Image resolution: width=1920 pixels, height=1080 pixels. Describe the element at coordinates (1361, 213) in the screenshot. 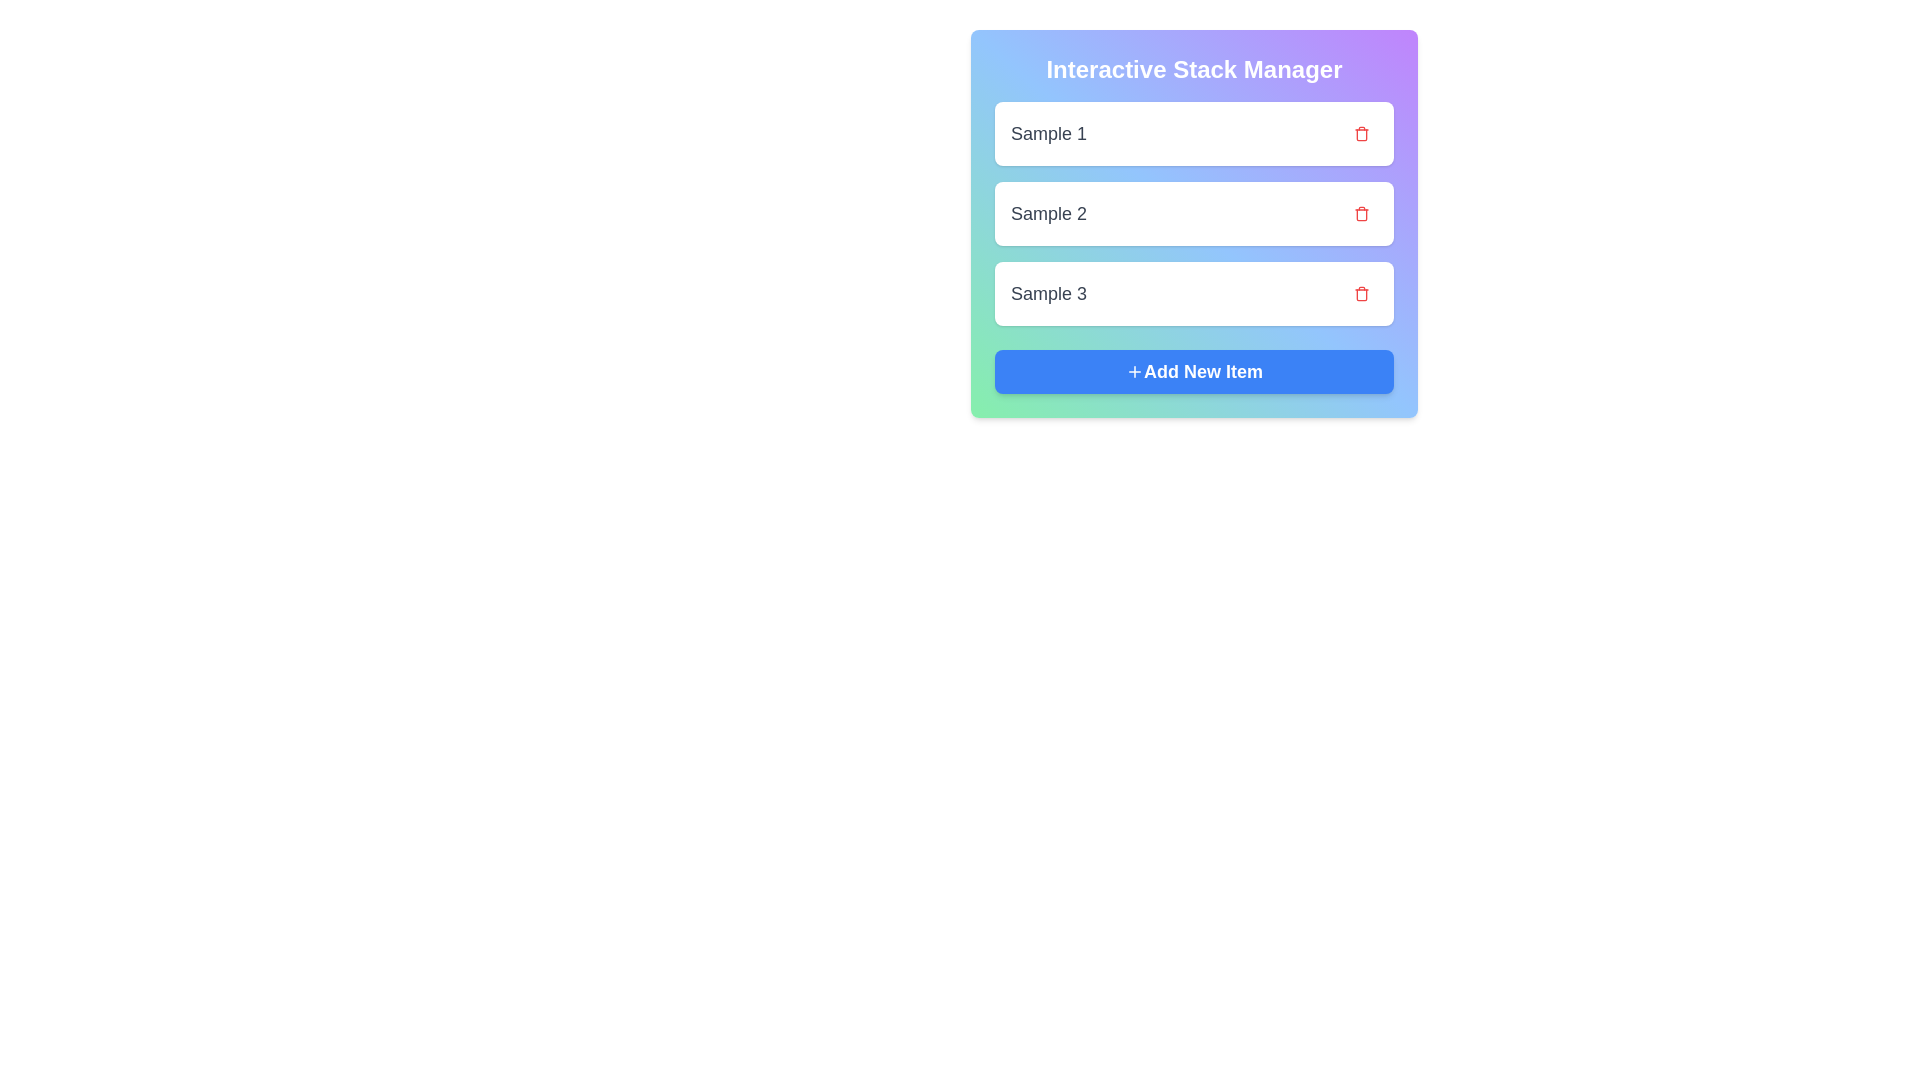

I see `the delete button located to the far right of the 'Sample 2' item` at that location.